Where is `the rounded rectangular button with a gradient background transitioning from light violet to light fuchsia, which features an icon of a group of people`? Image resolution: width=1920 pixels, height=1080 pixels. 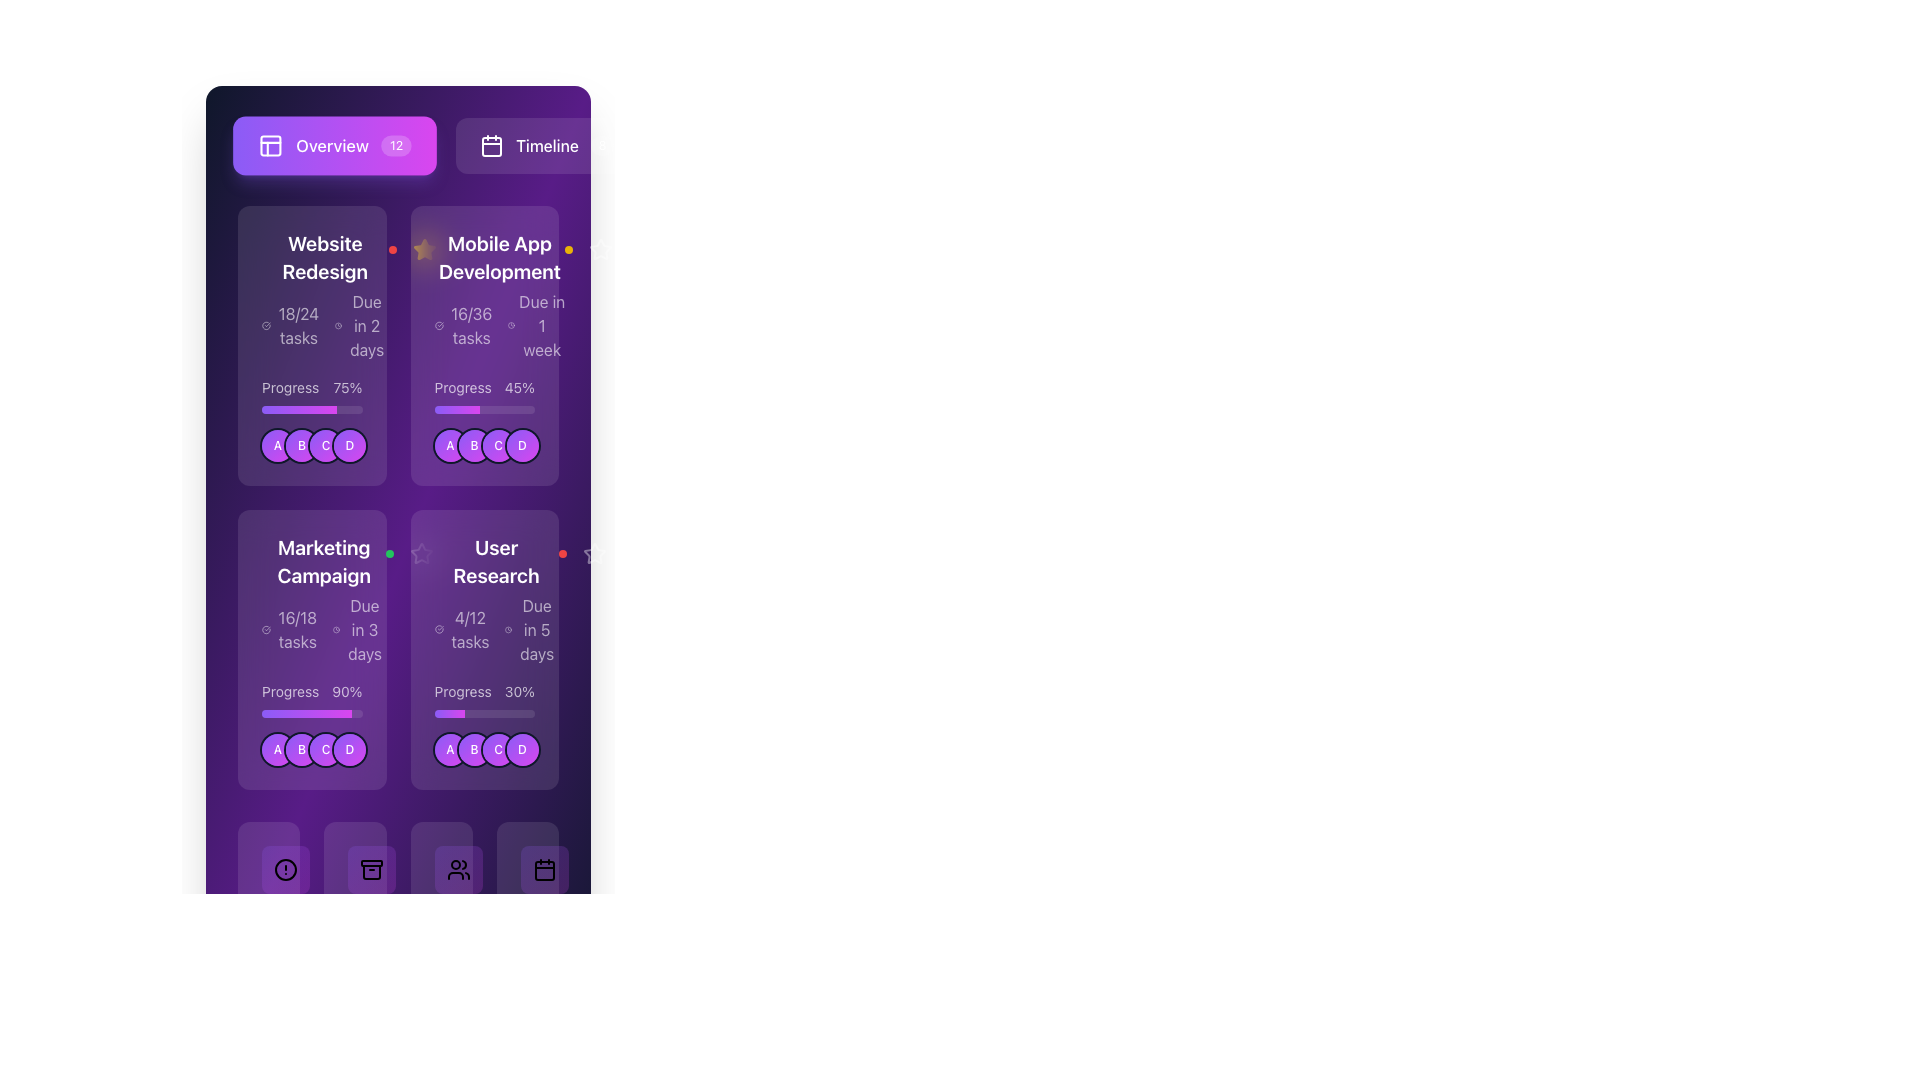
the rounded rectangular button with a gradient background transitioning from light violet to light fuchsia, which features an icon of a group of people is located at coordinates (457, 869).